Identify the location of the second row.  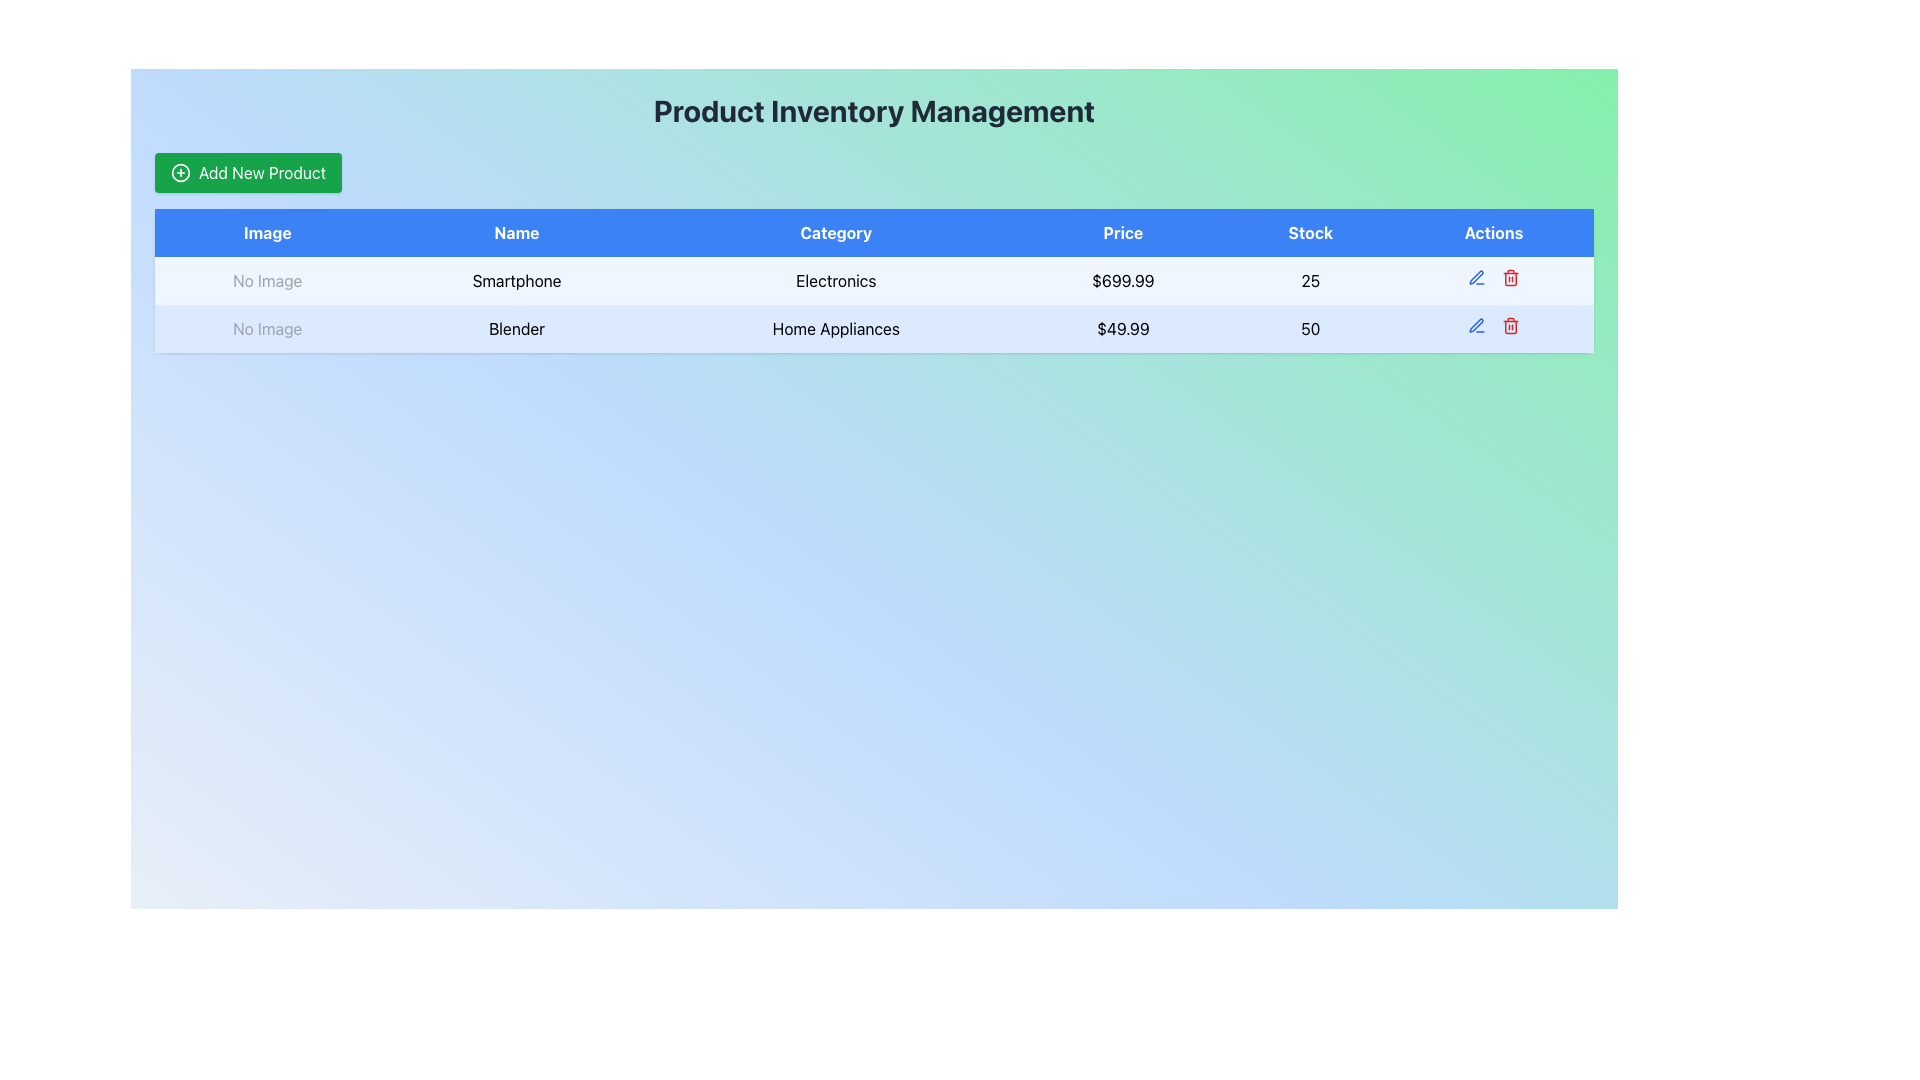
(874, 327).